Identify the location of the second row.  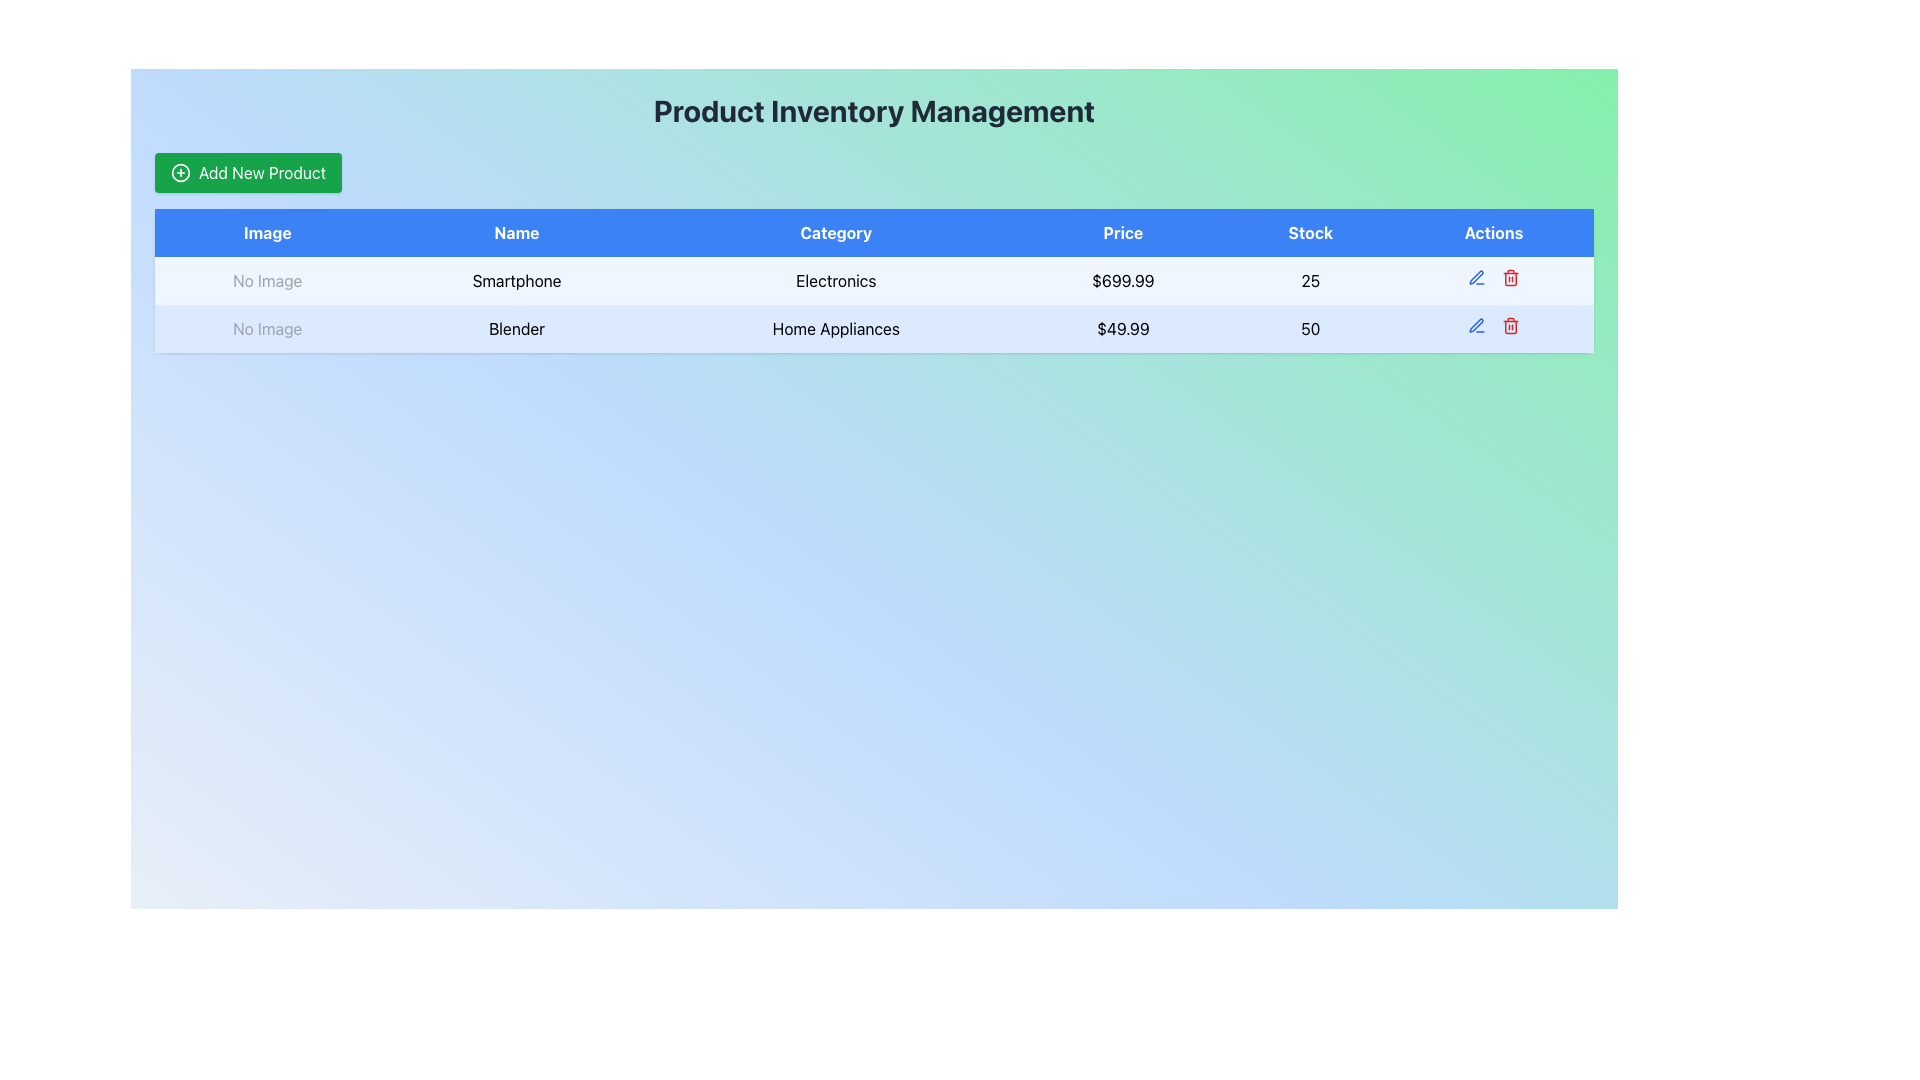
(874, 327).